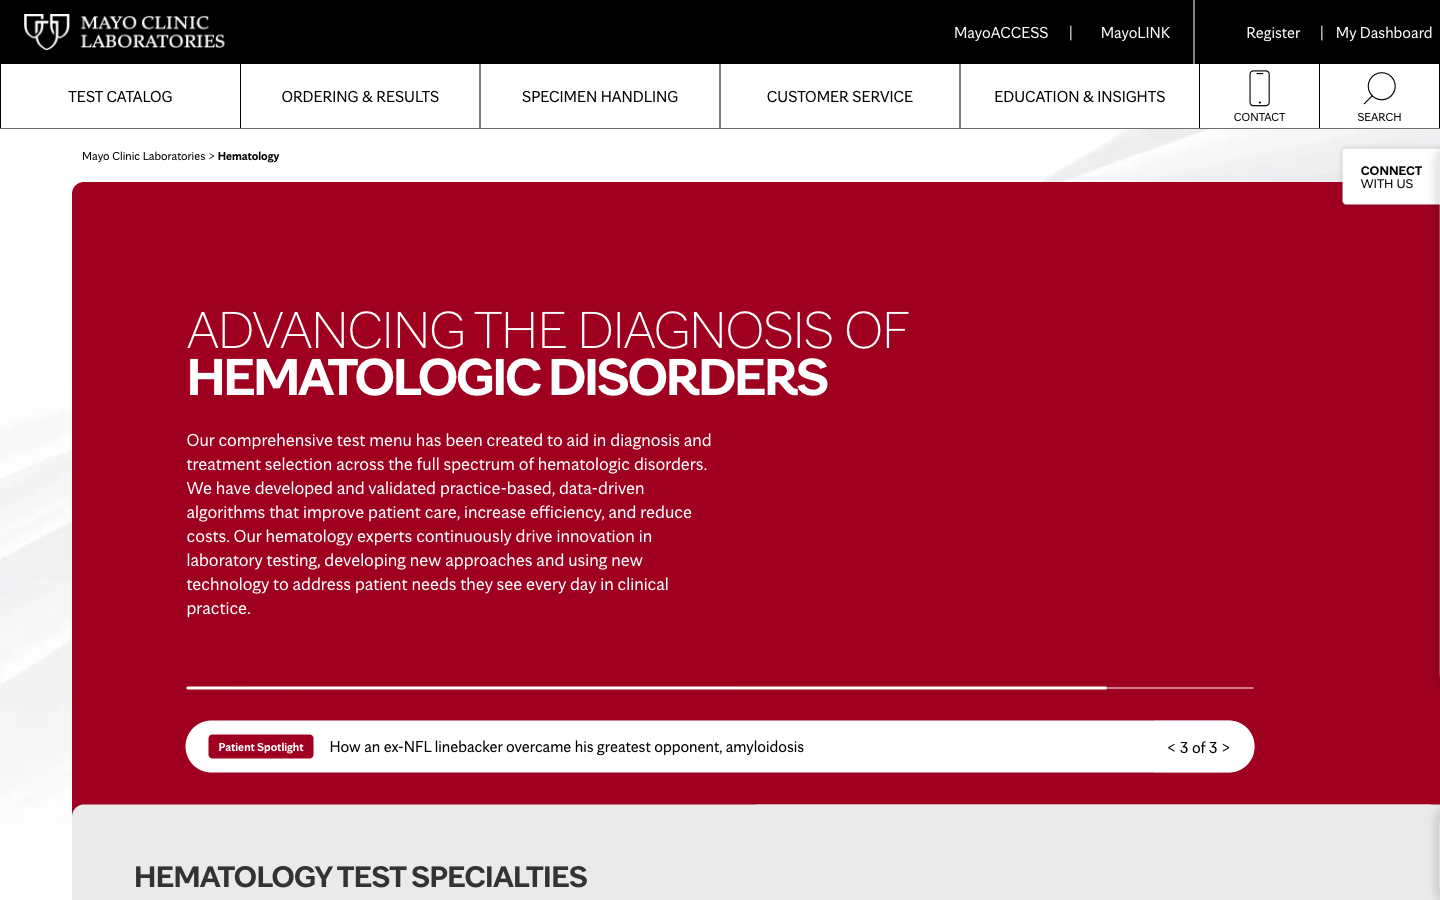 Image resolution: width=1440 pixels, height=900 pixels. I want to click on Reach out to Mayoclinic labs, so click(1258, 95).